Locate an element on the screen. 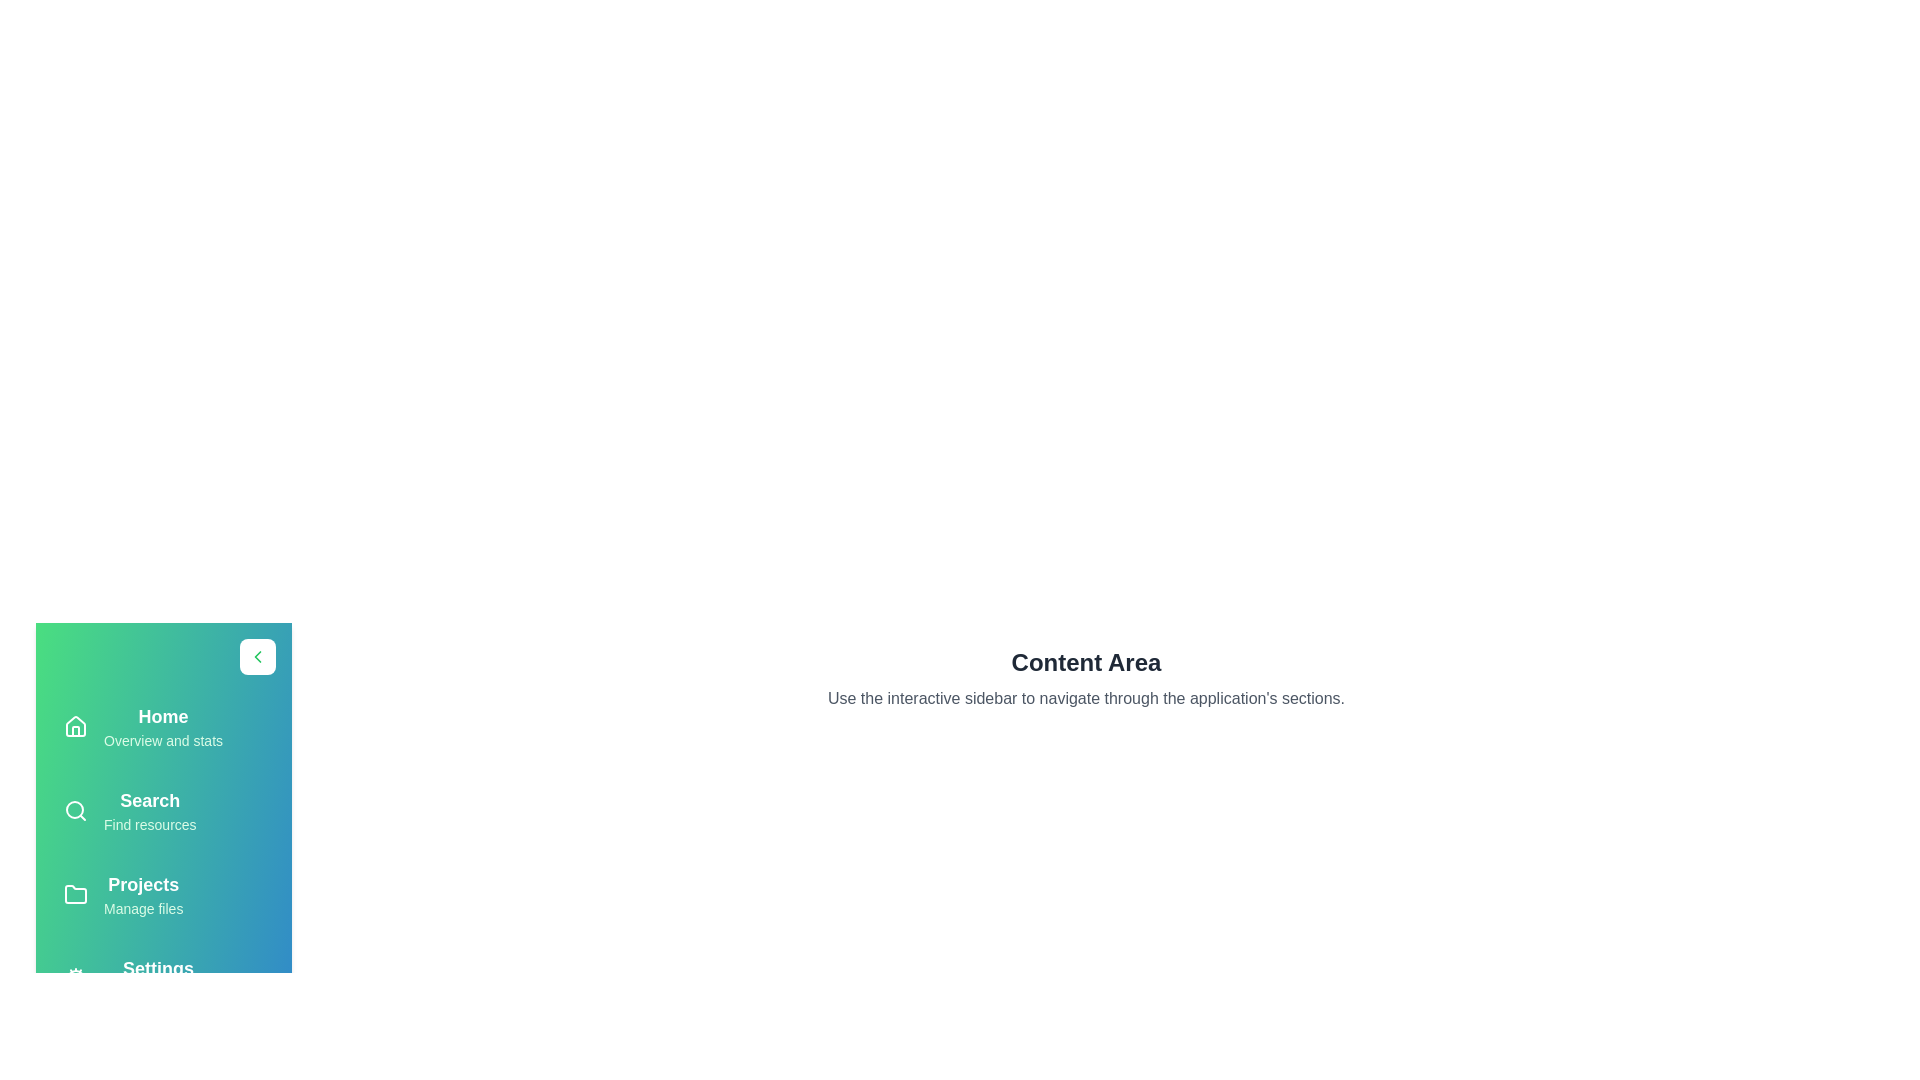 This screenshot has height=1080, width=1920. the menu item Search to highlight it is located at coordinates (163, 810).